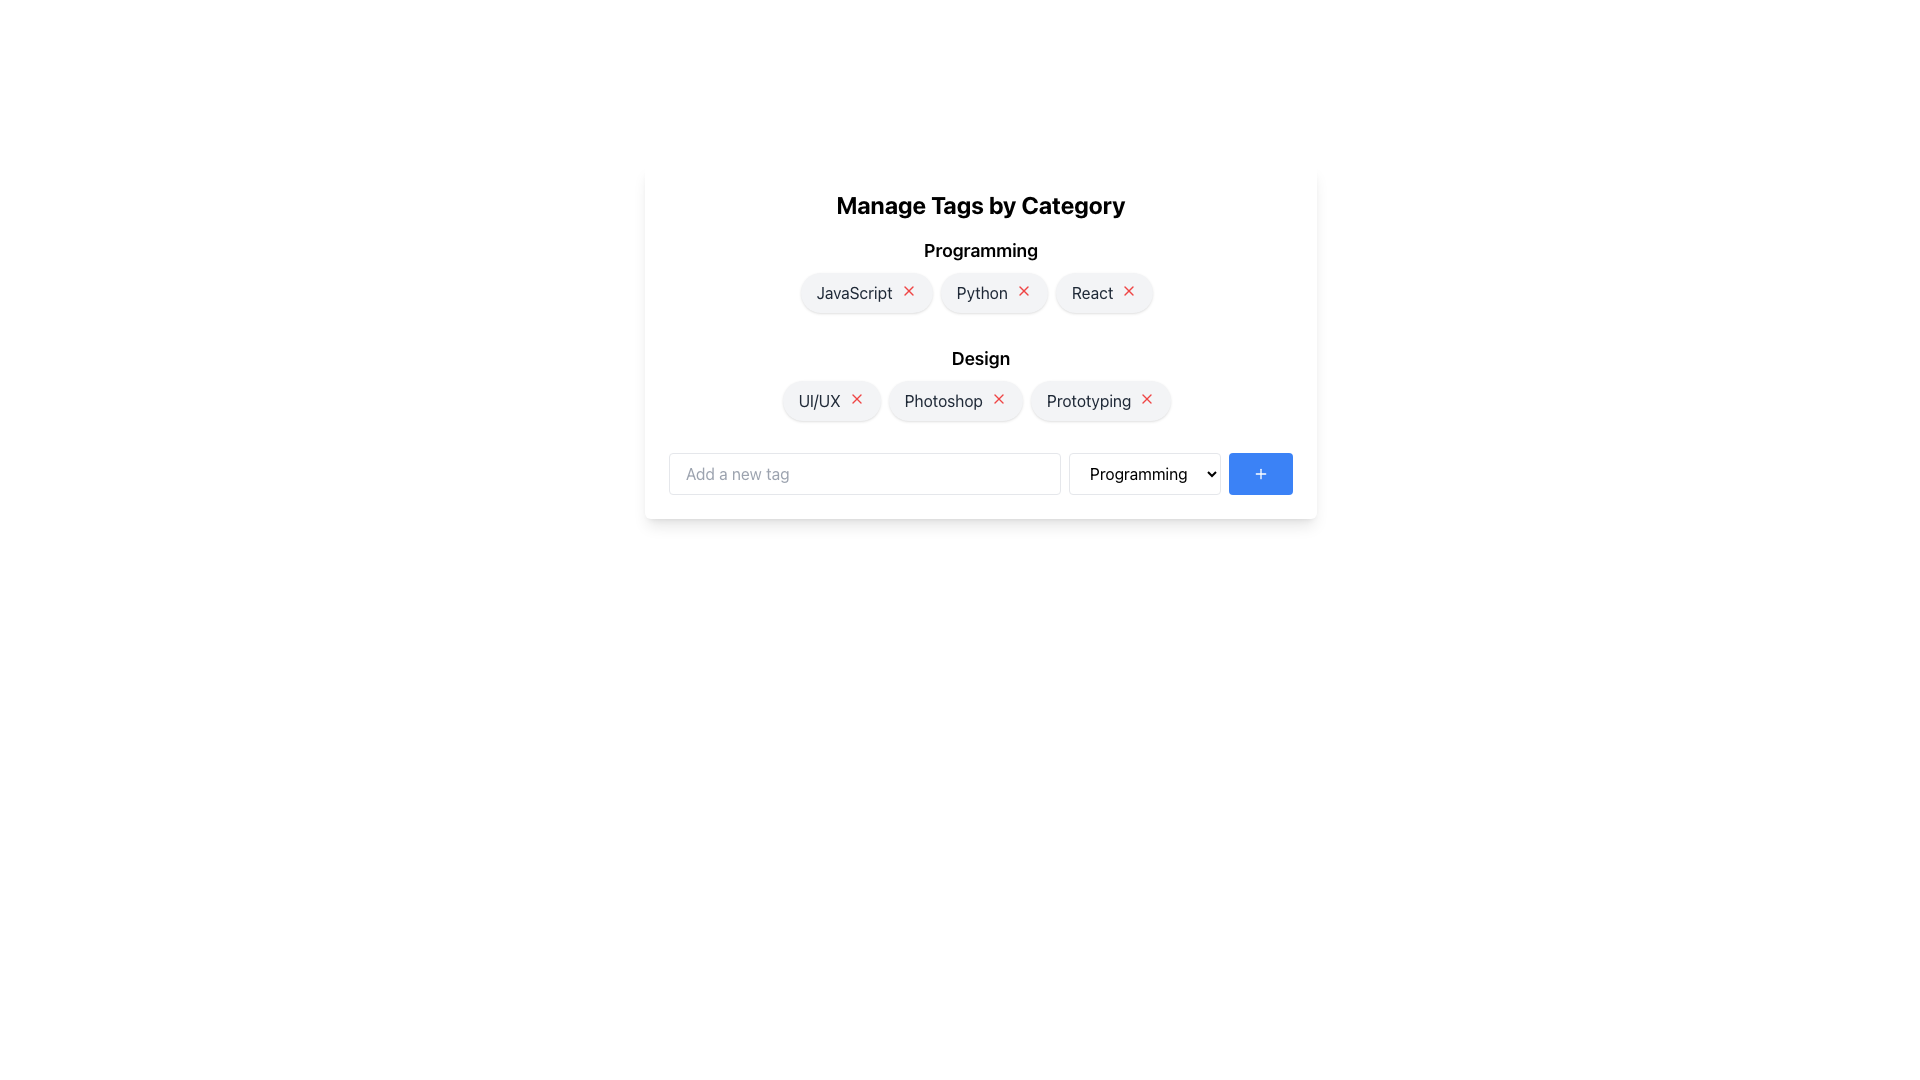  Describe the element at coordinates (906, 290) in the screenshot. I see `the button located to the right of the 'JavaScript' text` at that location.